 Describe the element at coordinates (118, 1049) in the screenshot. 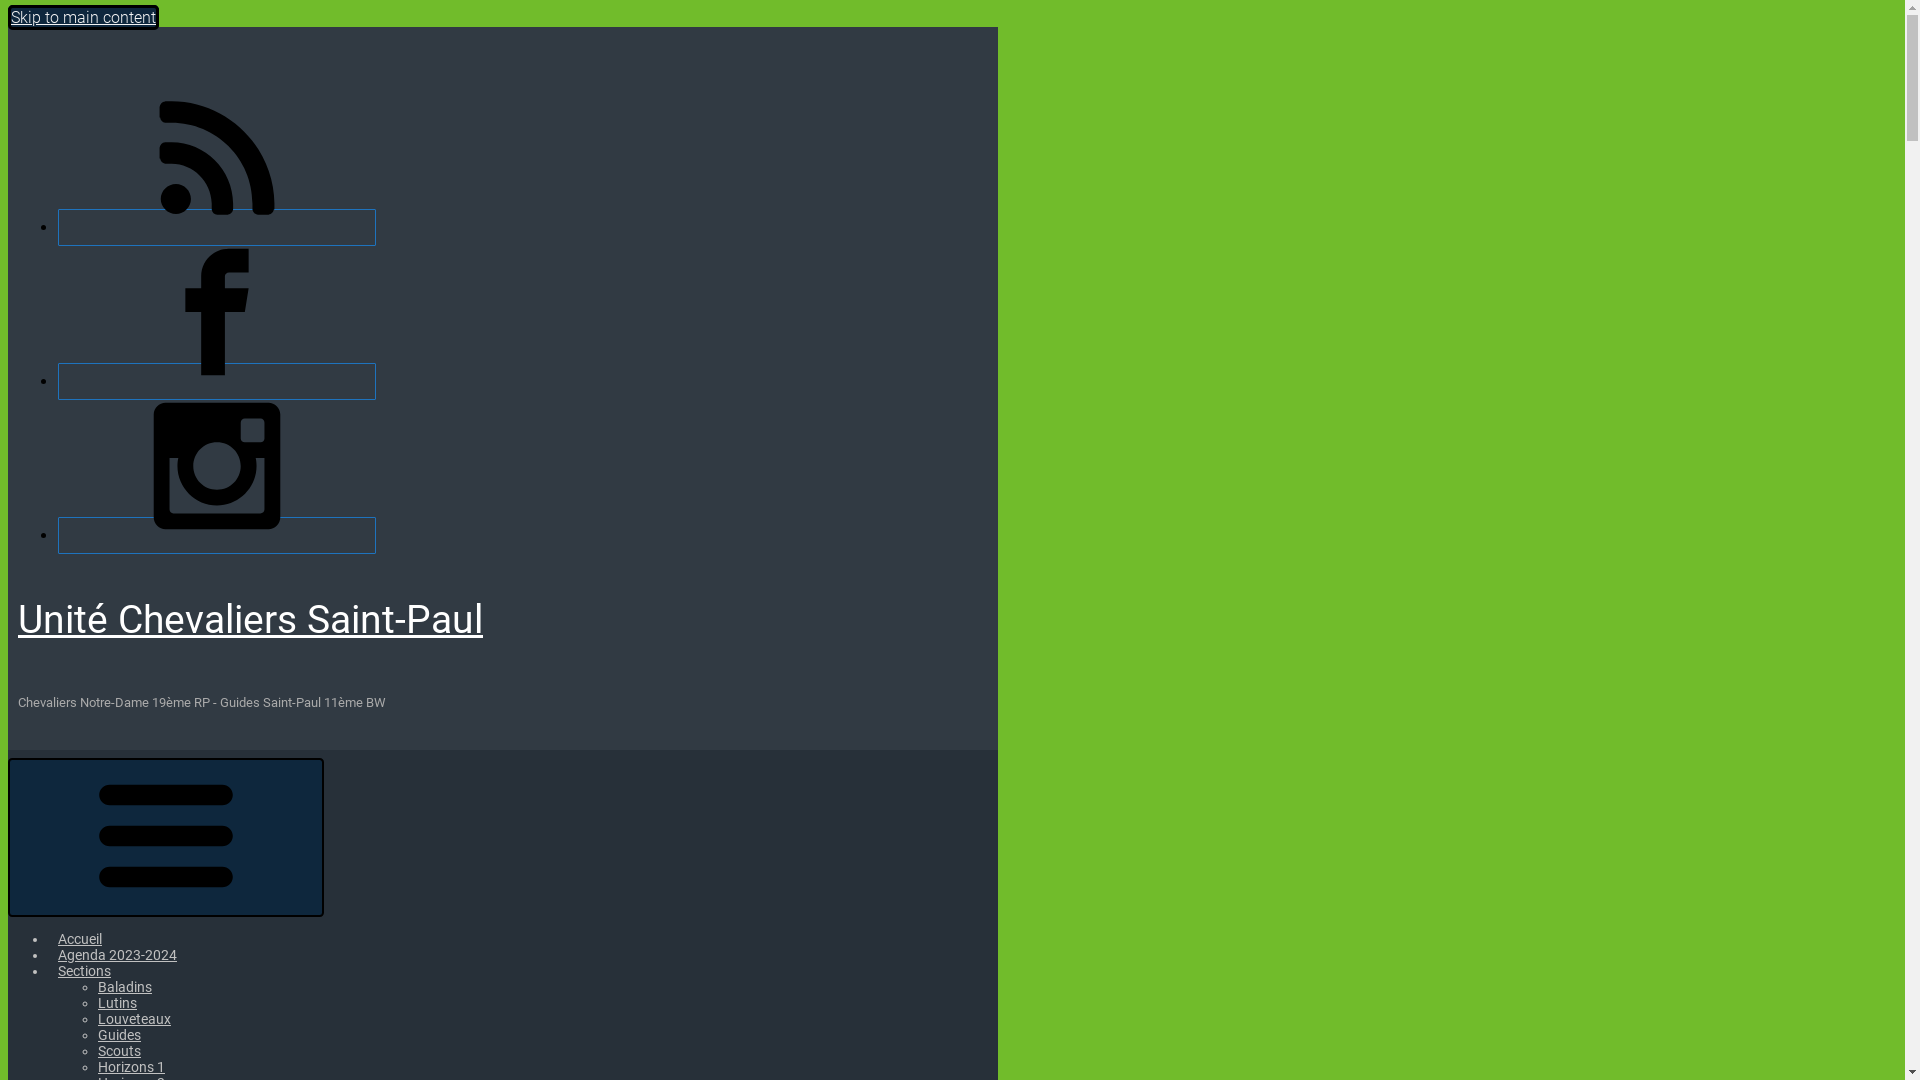

I see `'Scouts'` at that location.